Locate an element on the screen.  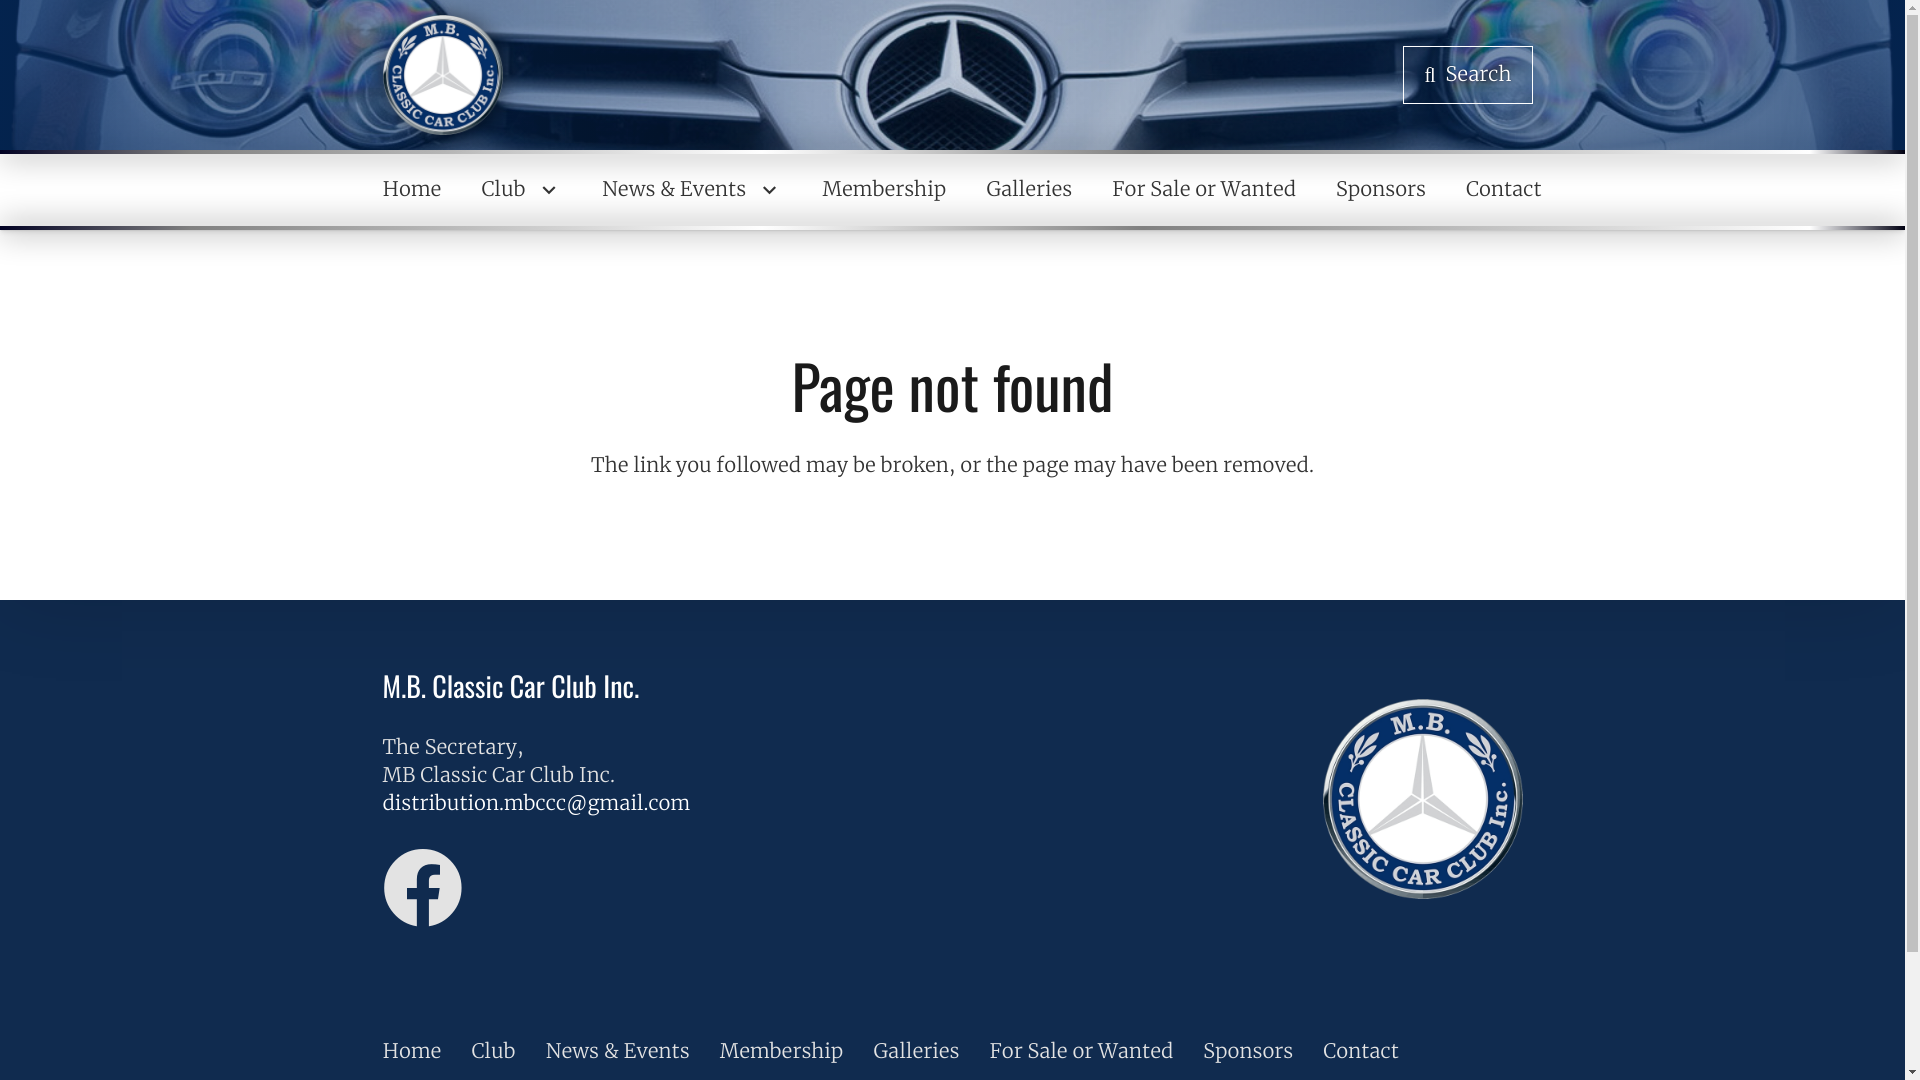
'Club' is located at coordinates (521, 189).